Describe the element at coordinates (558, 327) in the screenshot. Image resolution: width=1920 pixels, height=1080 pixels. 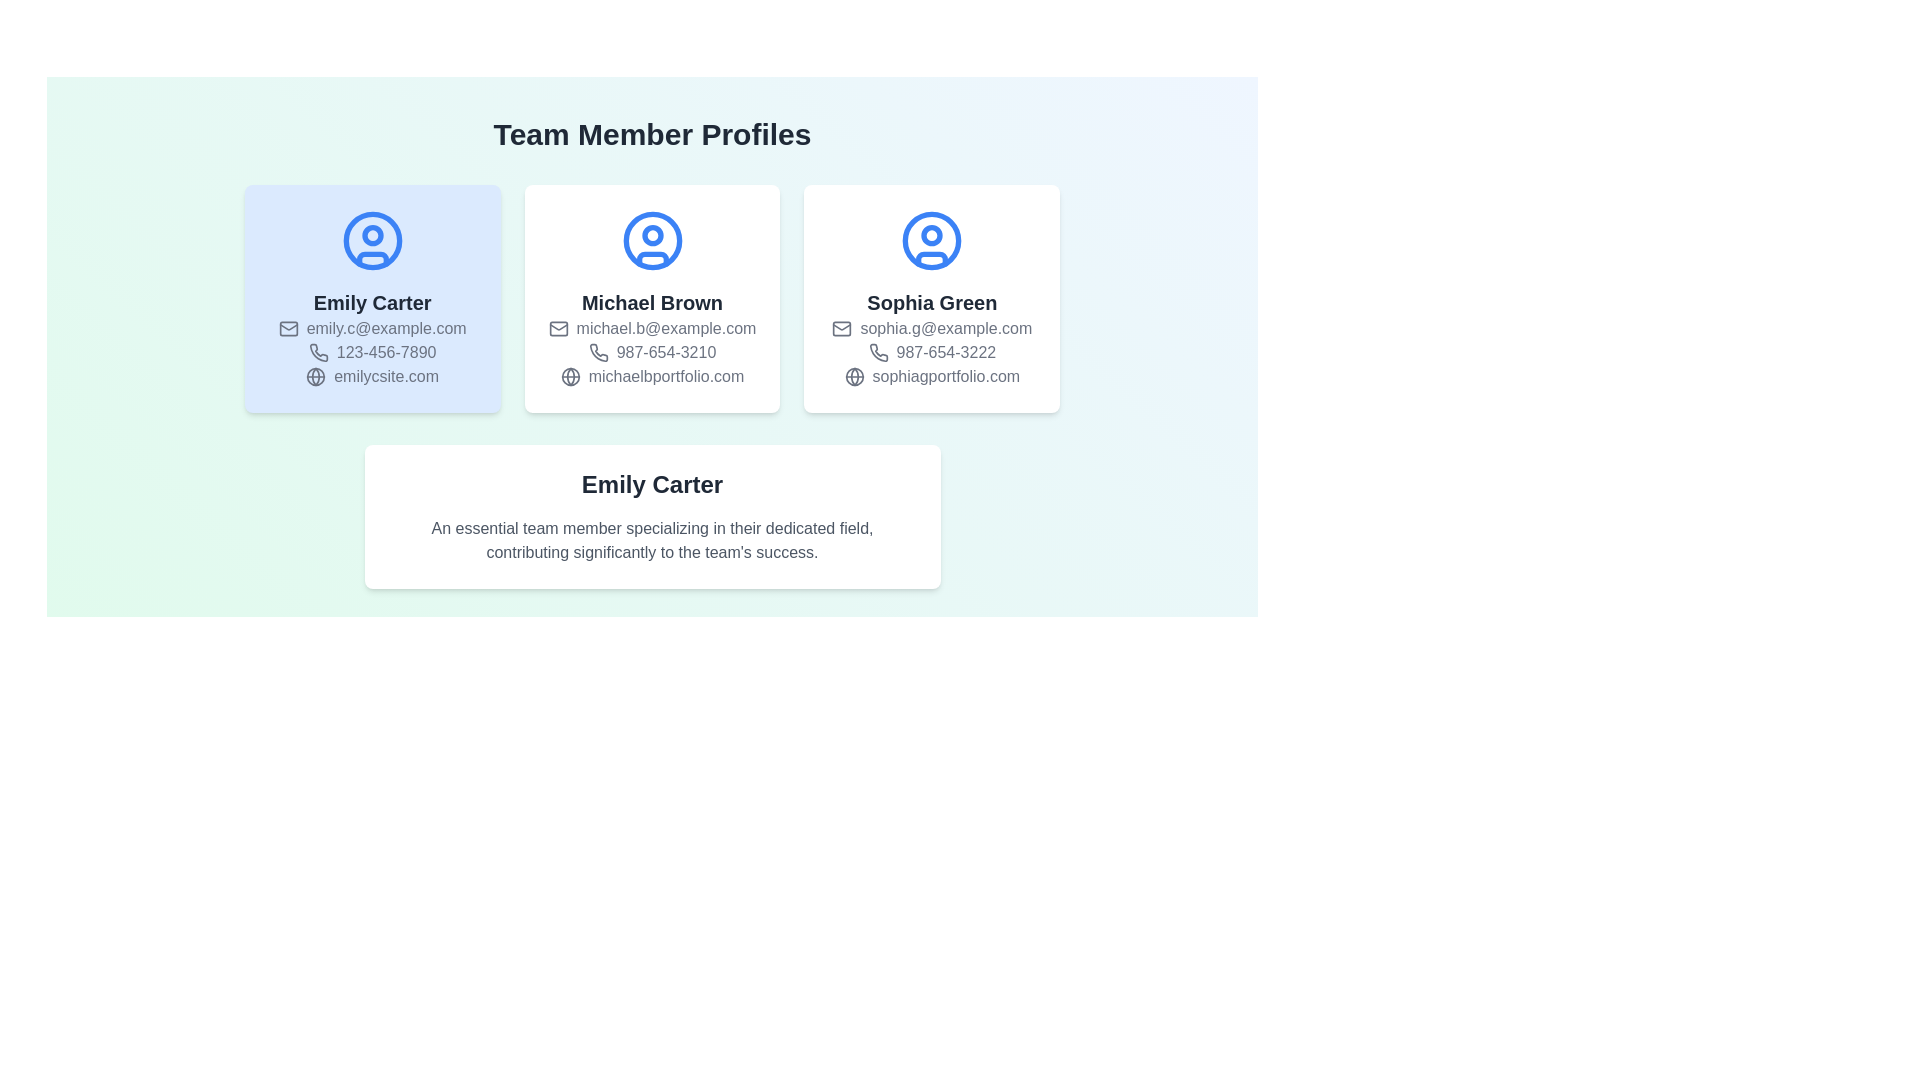
I see `the mail icon styled with a line drawing of an envelope, located to the left of the email address 'michael.b@example.com' within the second profile card for 'Michael Brown'` at that location.